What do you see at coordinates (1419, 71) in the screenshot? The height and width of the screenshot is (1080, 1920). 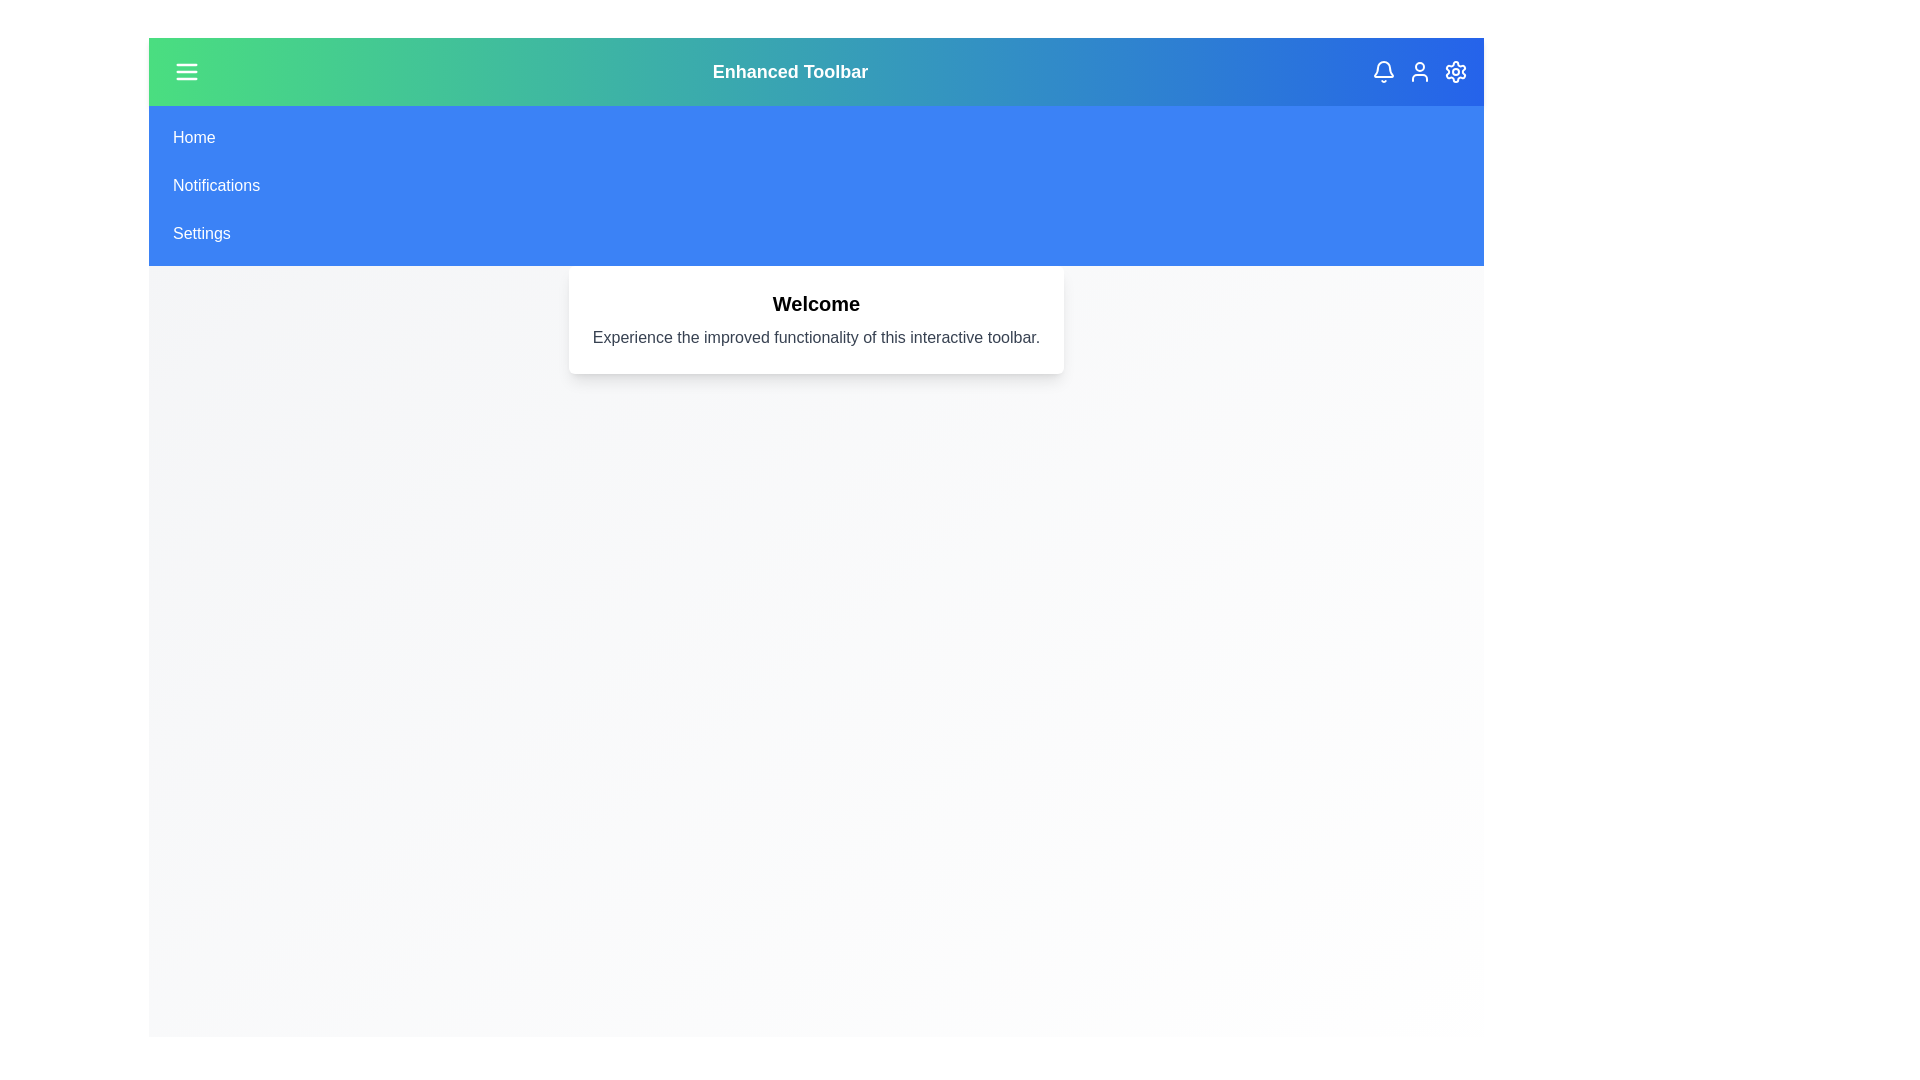 I see `the user icon in the toolbar` at bounding box center [1419, 71].